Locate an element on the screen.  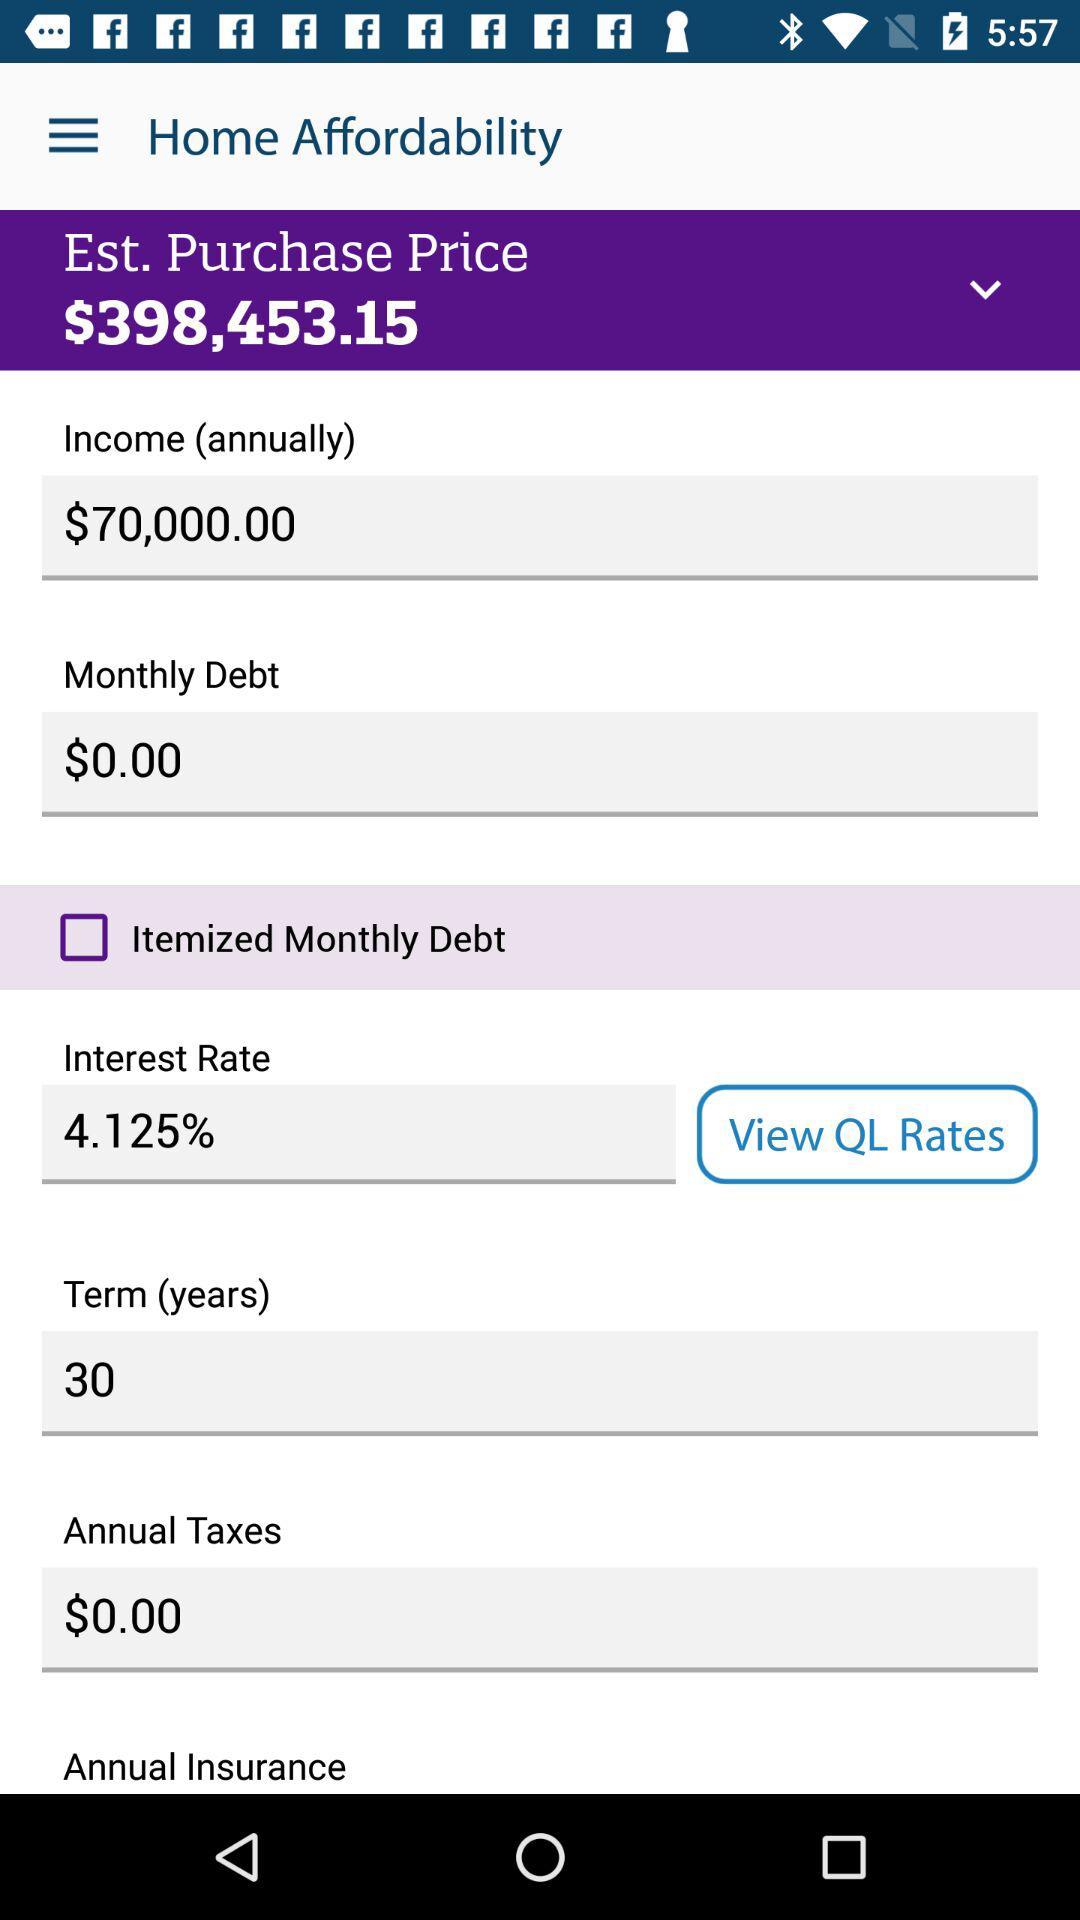
the icon below interest rate item is located at coordinates (866, 1134).